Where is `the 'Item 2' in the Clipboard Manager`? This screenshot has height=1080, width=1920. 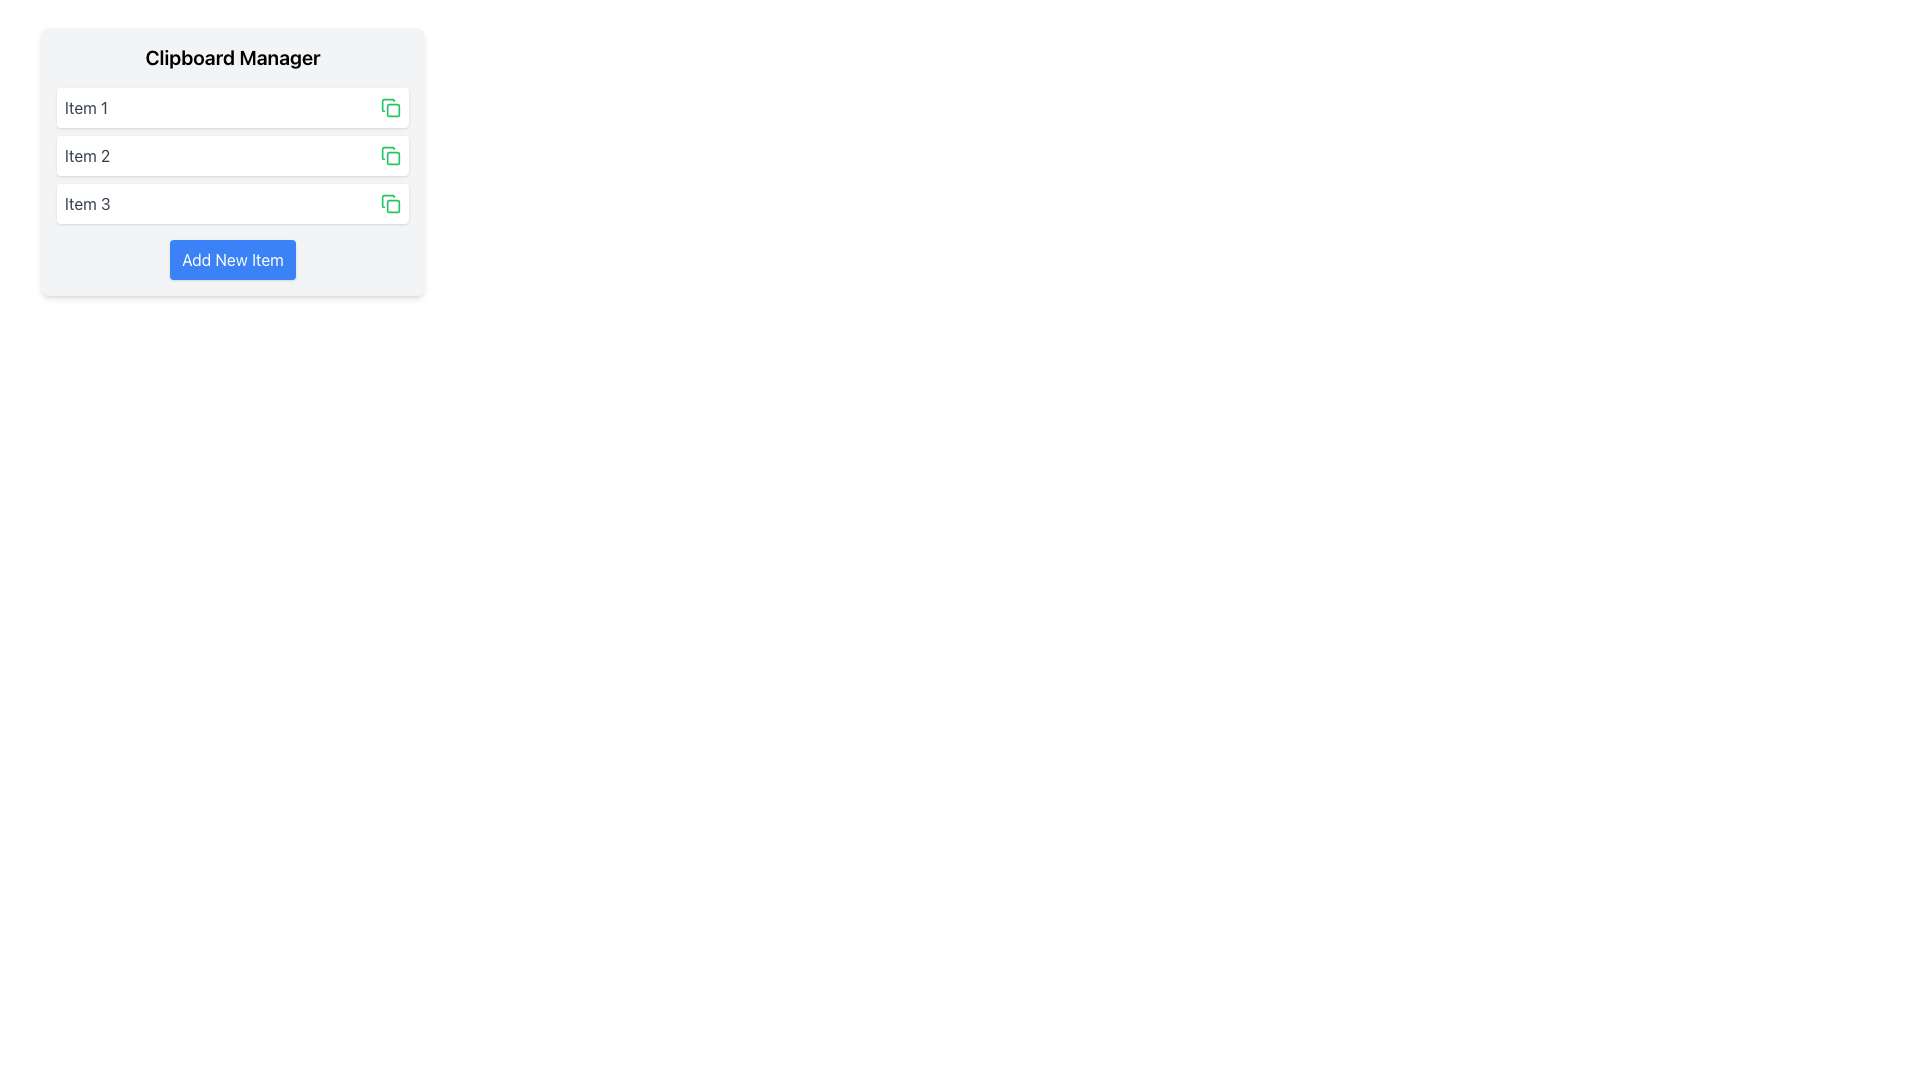 the 'Item 2' in the Clipboard Manager is located at coordinates (233, 154).